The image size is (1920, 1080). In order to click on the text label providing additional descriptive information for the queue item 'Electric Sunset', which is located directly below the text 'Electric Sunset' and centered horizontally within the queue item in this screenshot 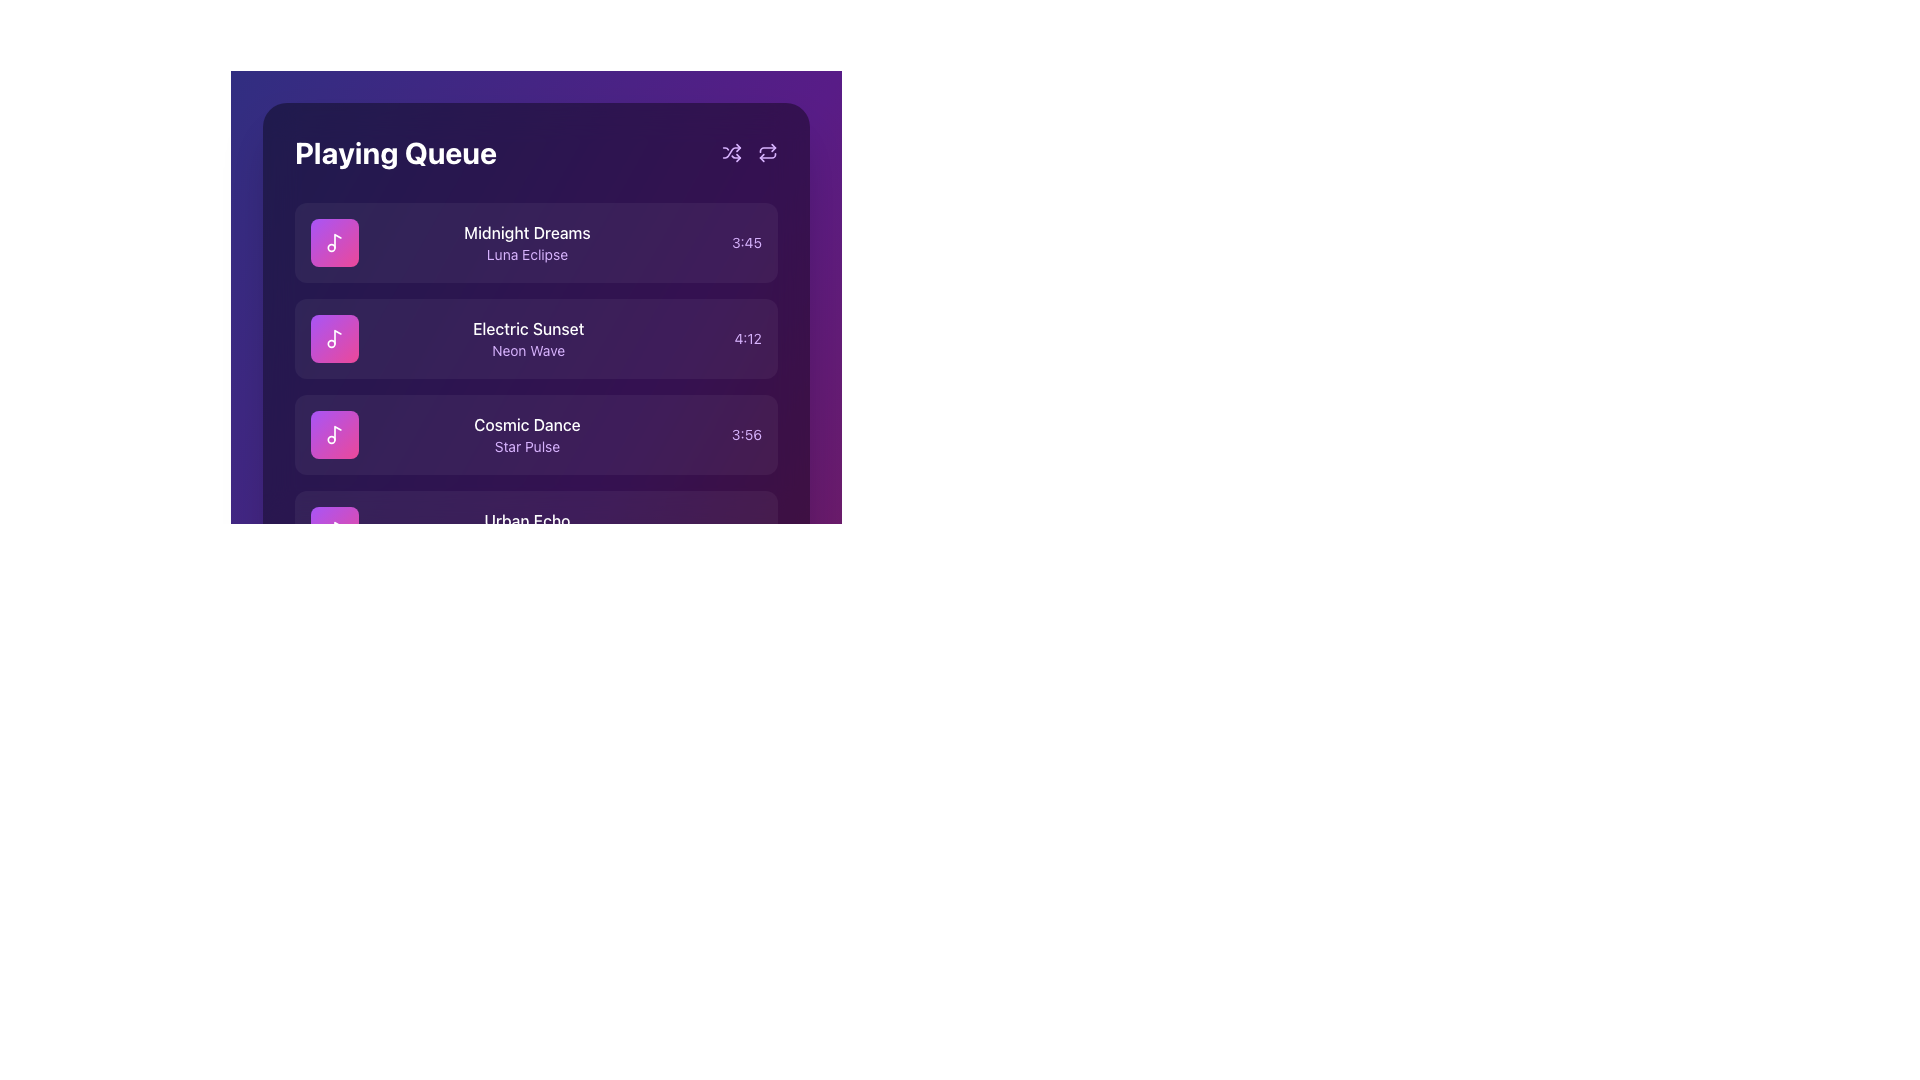, I will do `click(528, 350)`.